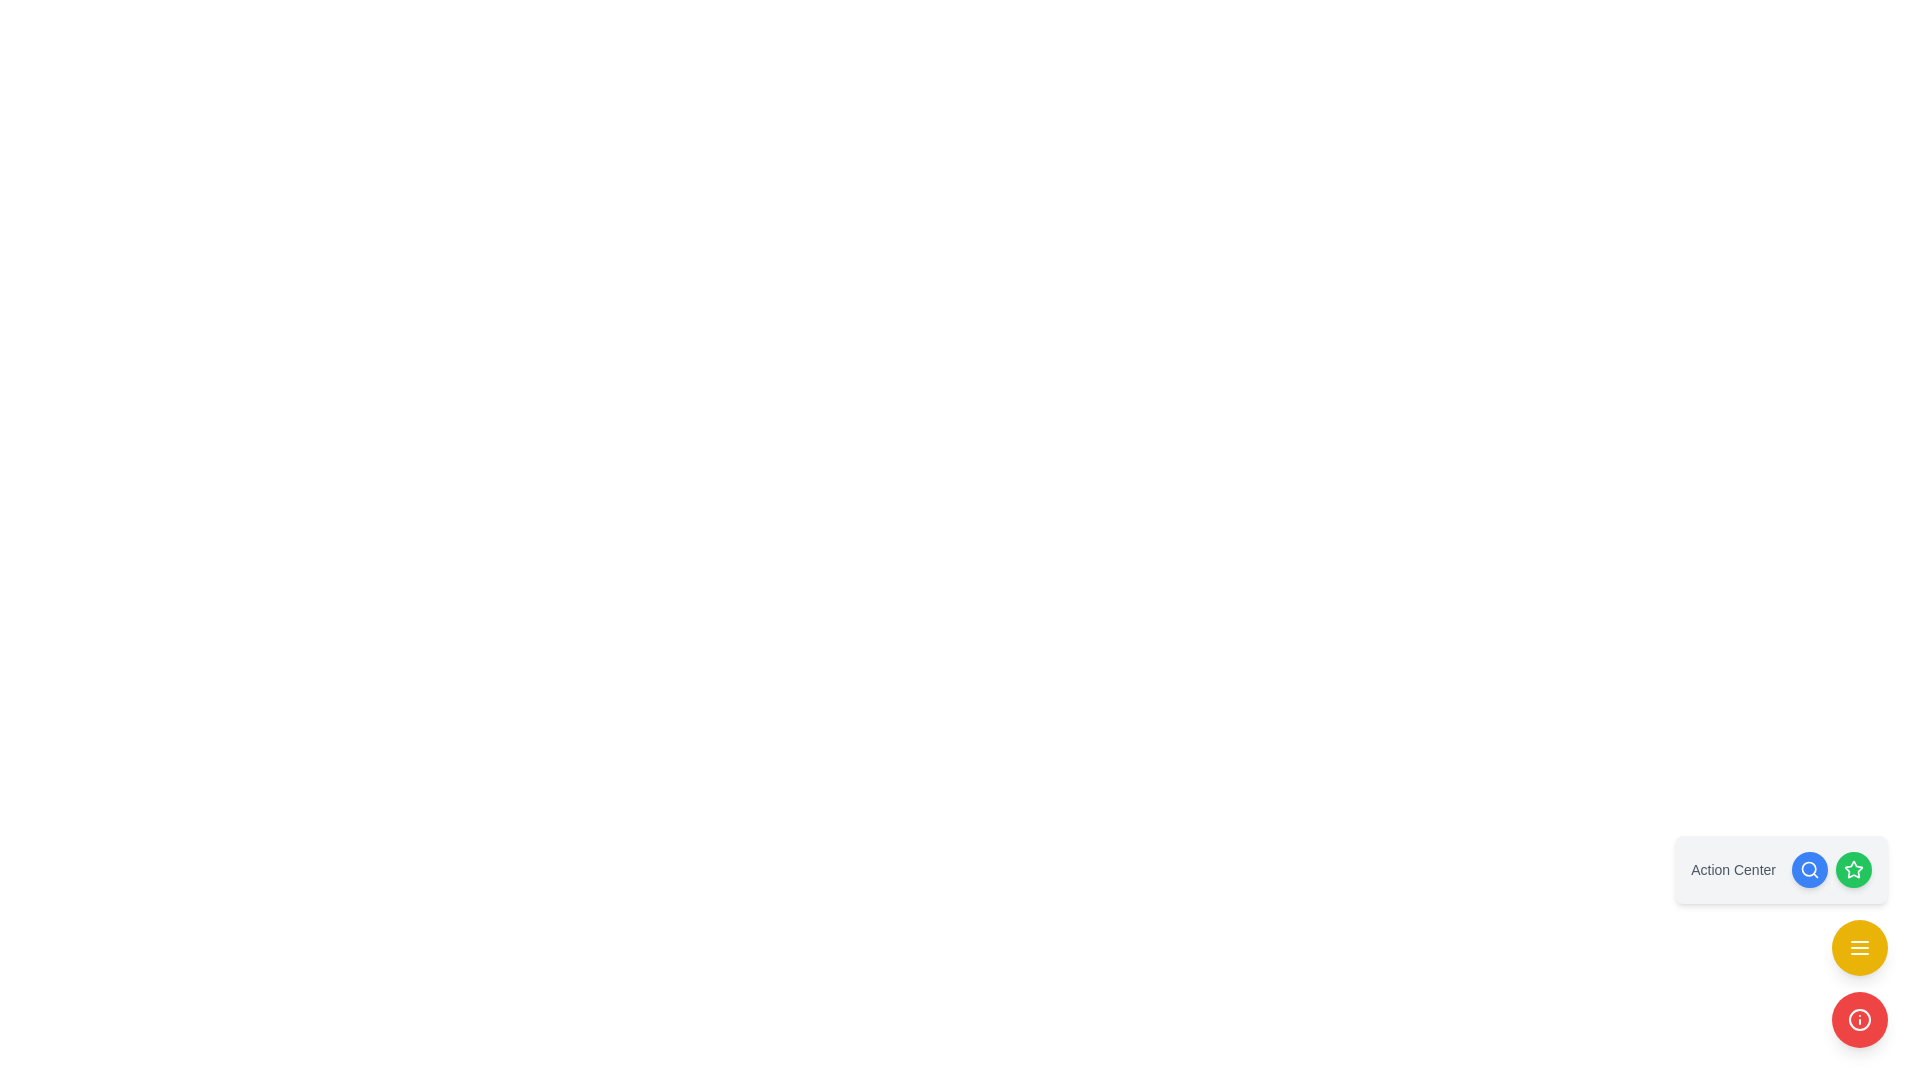  What do you see at coordinates (1832, 869) in the screenshot?
I see `the blue circular button with a magnifying glass icon in the Action Center to initiate search` at bounding box center [1832, 869].